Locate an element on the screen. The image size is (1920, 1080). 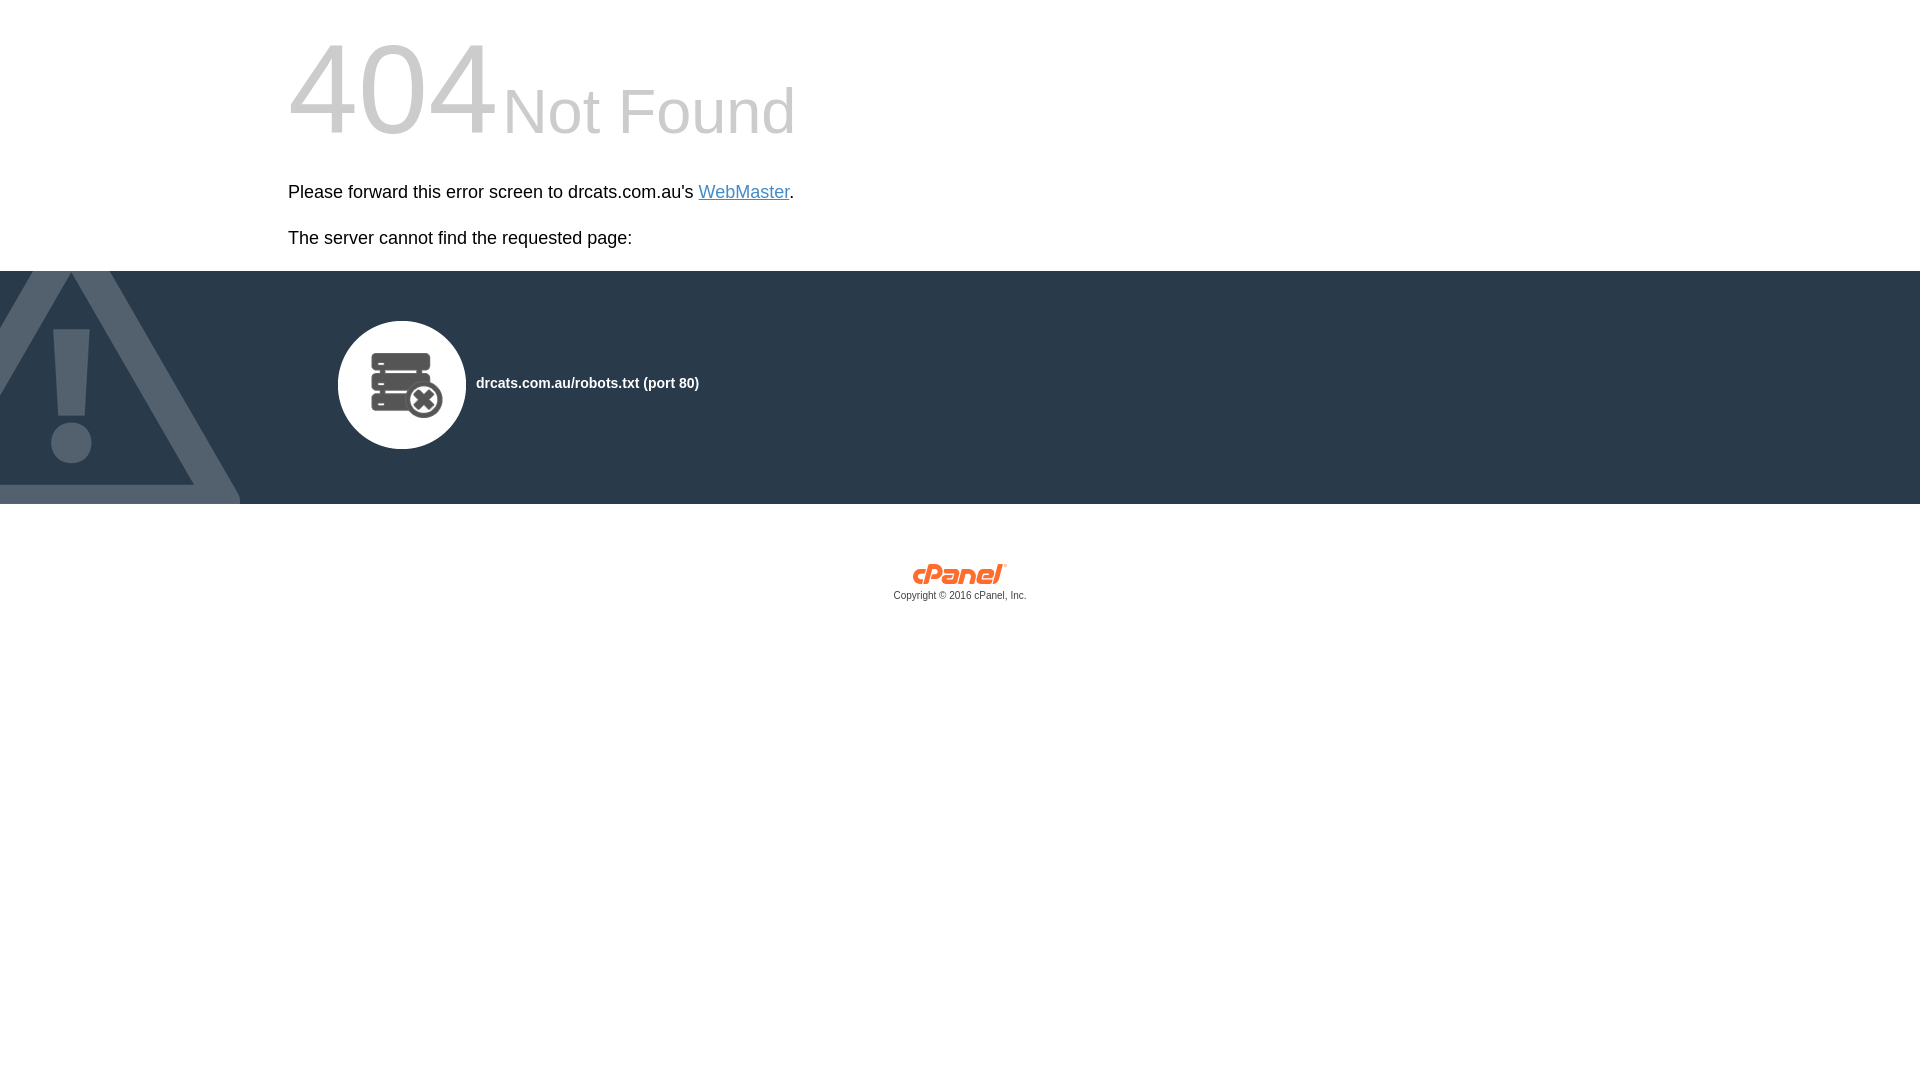
'WebMaster' is located at coordinates (699, 192).